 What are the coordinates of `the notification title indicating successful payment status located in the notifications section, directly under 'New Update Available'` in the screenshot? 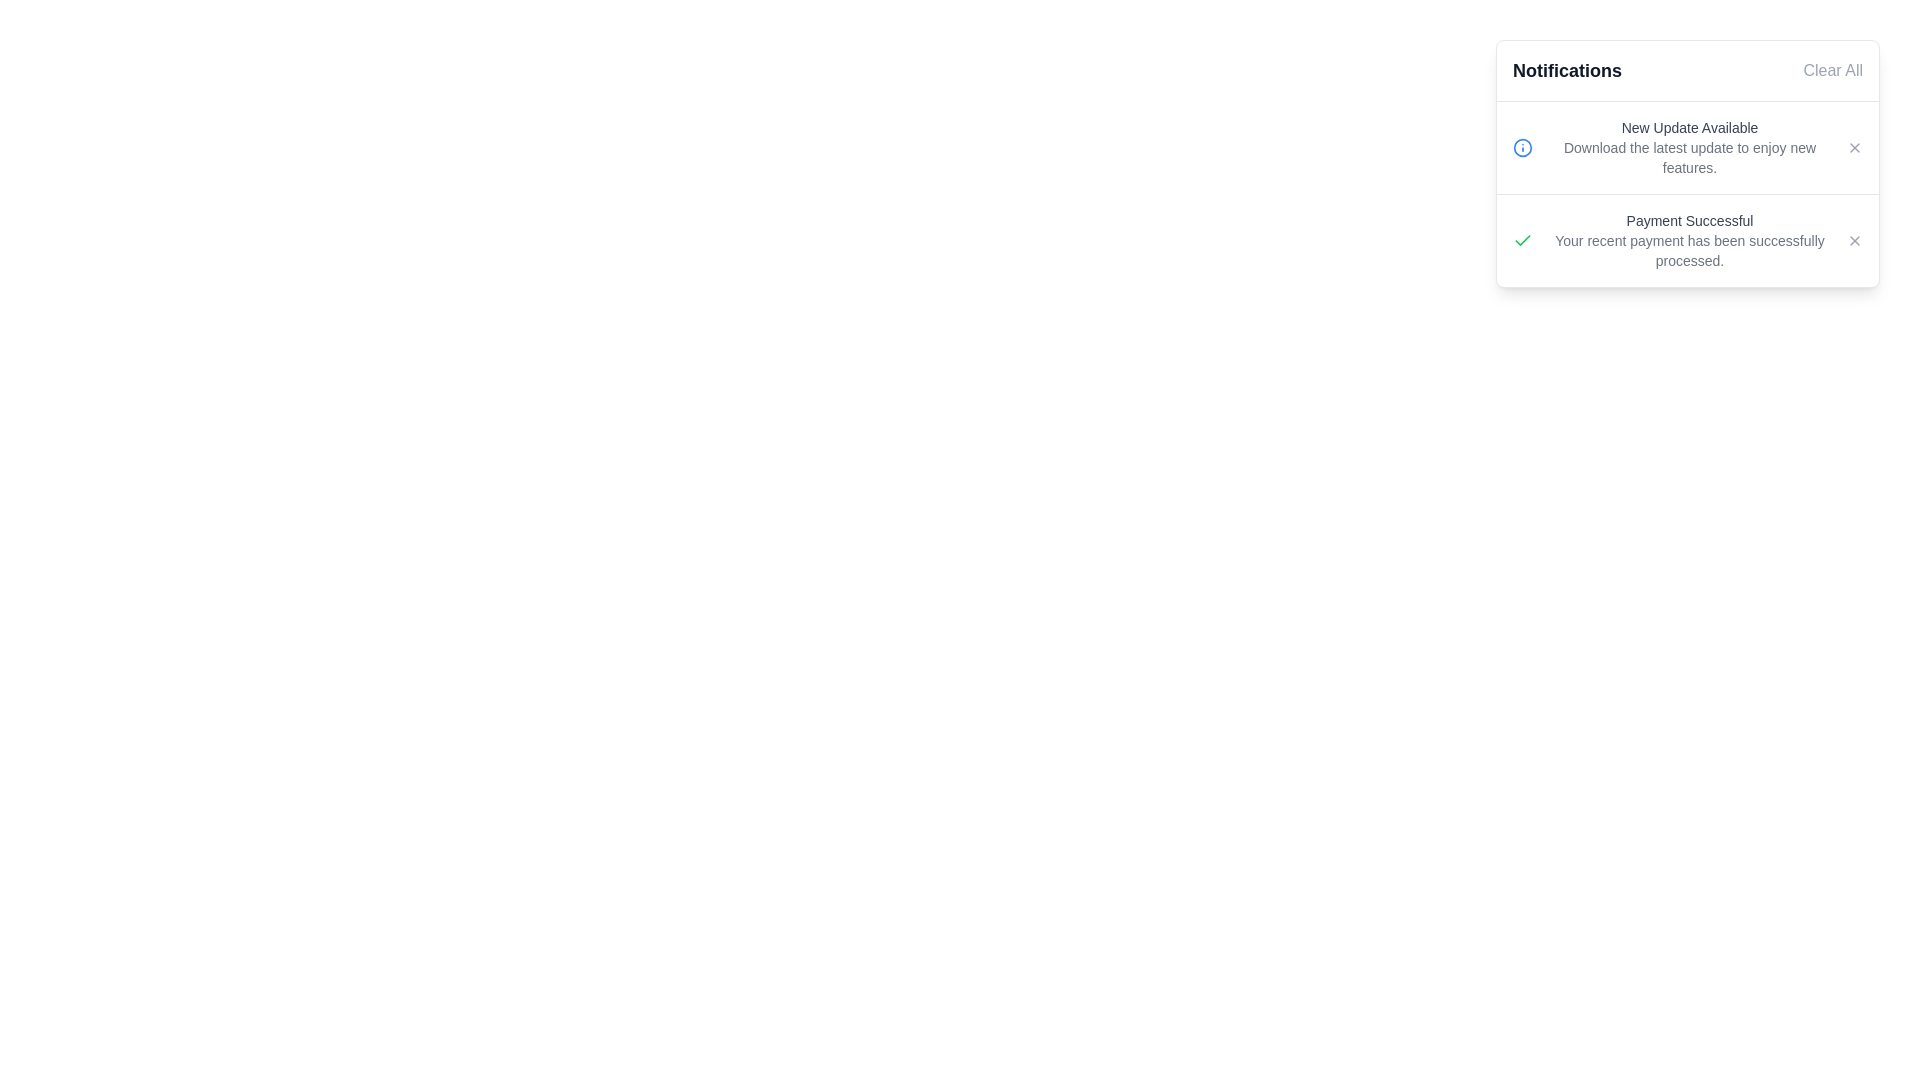 It's located at (1688, 220).